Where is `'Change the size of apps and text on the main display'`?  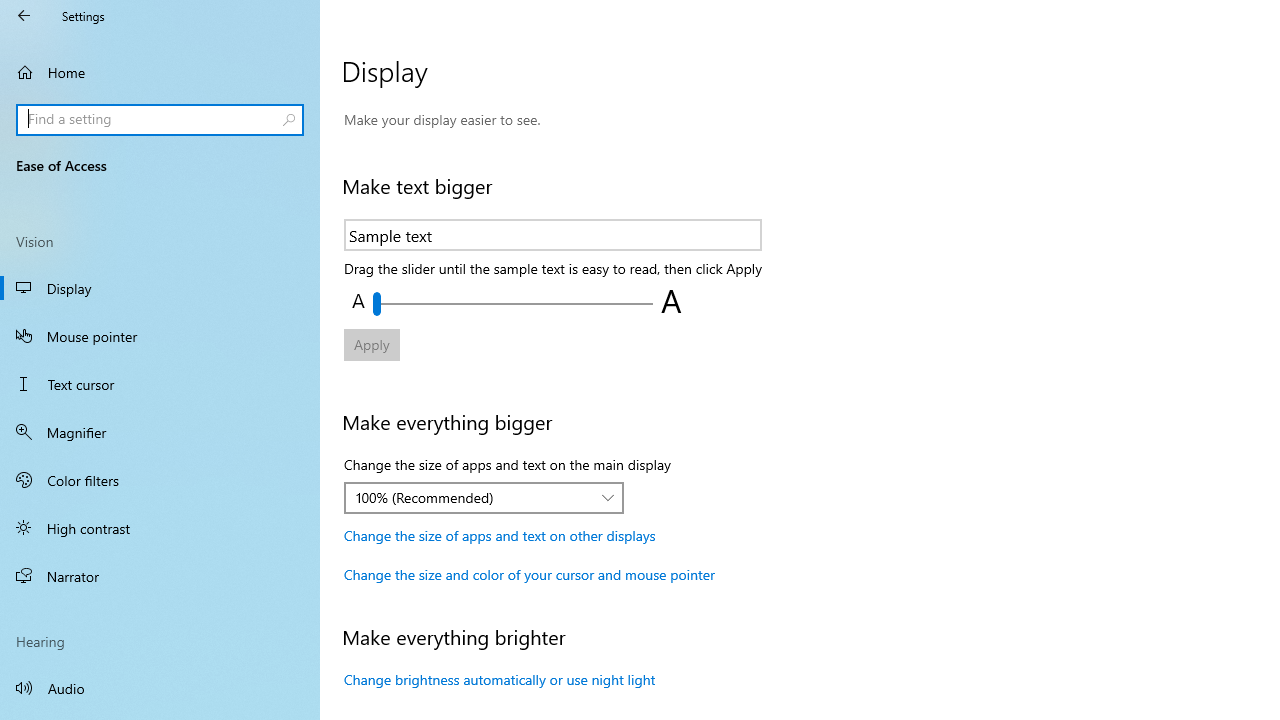
'Change the size of apps and text on the main display' is located at coordinates (484, 496).